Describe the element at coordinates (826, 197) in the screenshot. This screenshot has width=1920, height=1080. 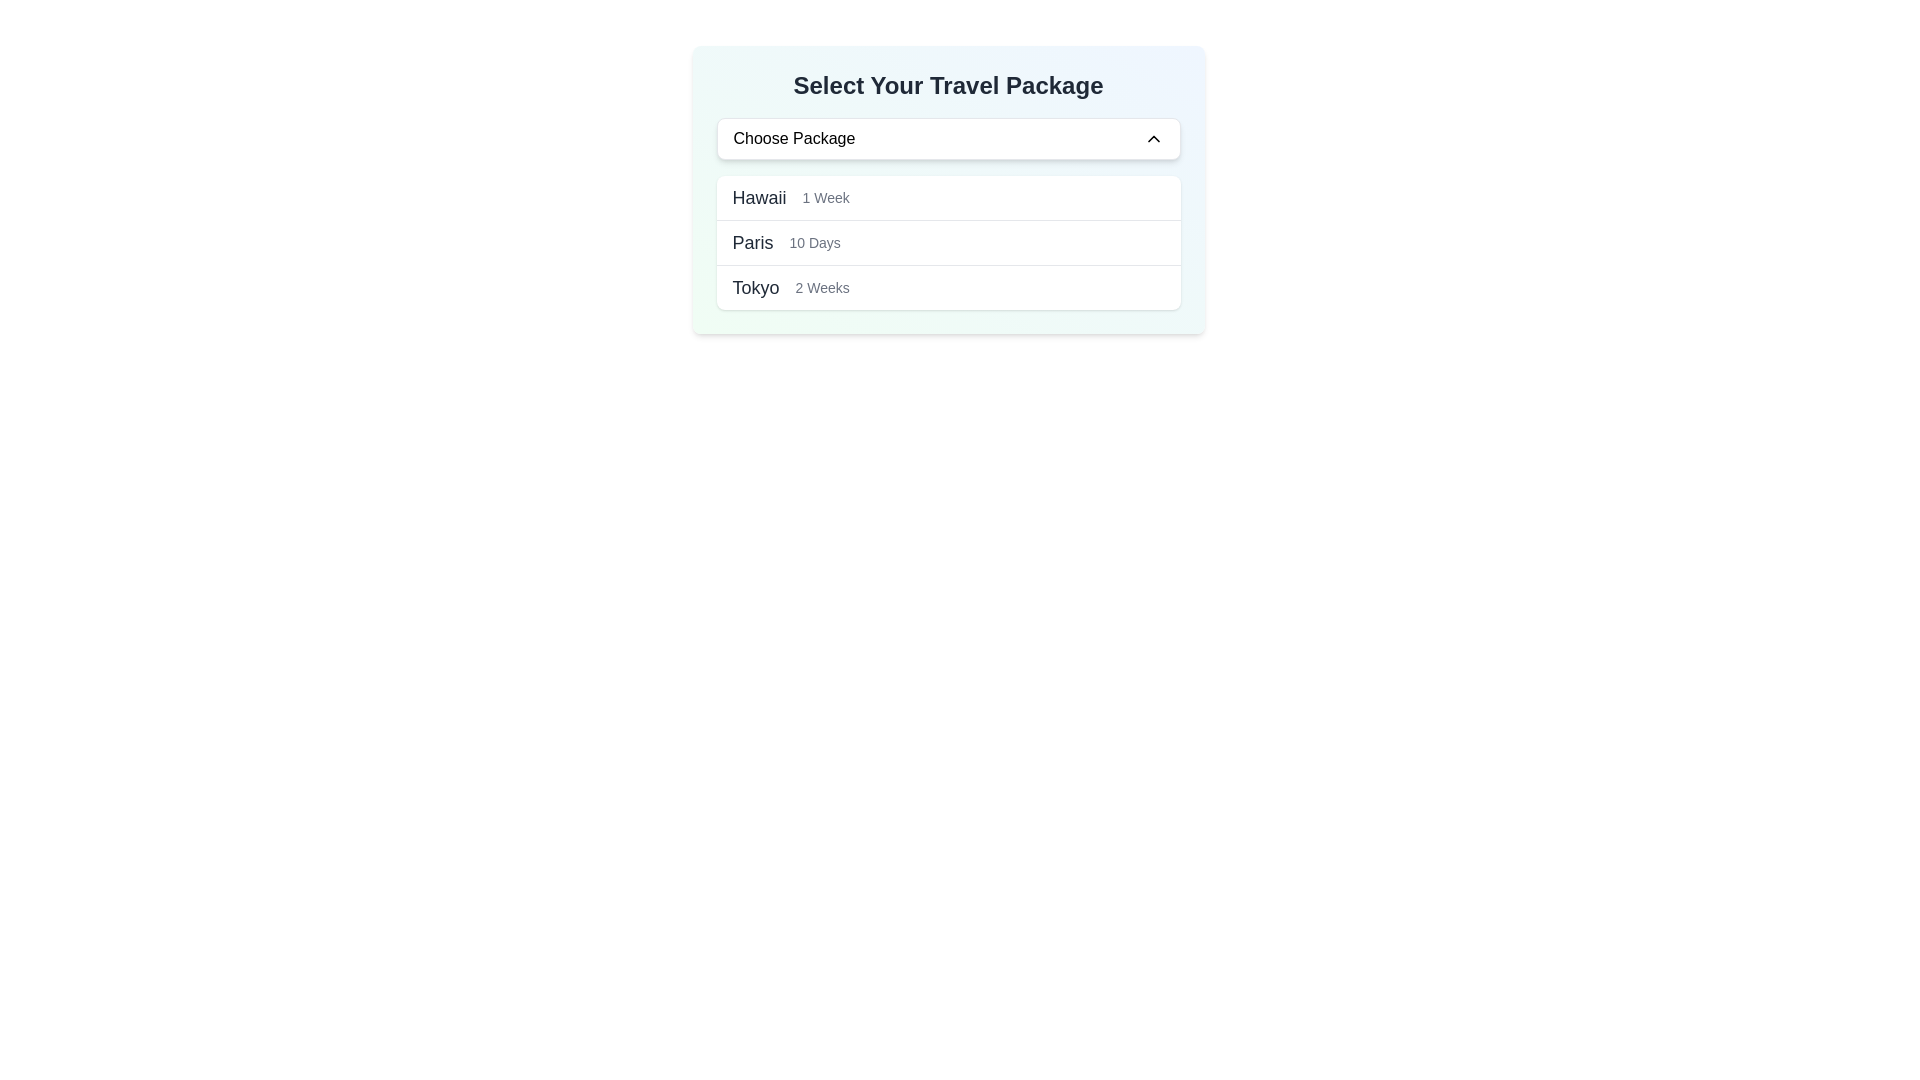
I see `the Text Label displaying '1 Week', which is located to the right of 'Hawaii' in the dropdown menu titled 'Select Your Travel Package'` at that location.